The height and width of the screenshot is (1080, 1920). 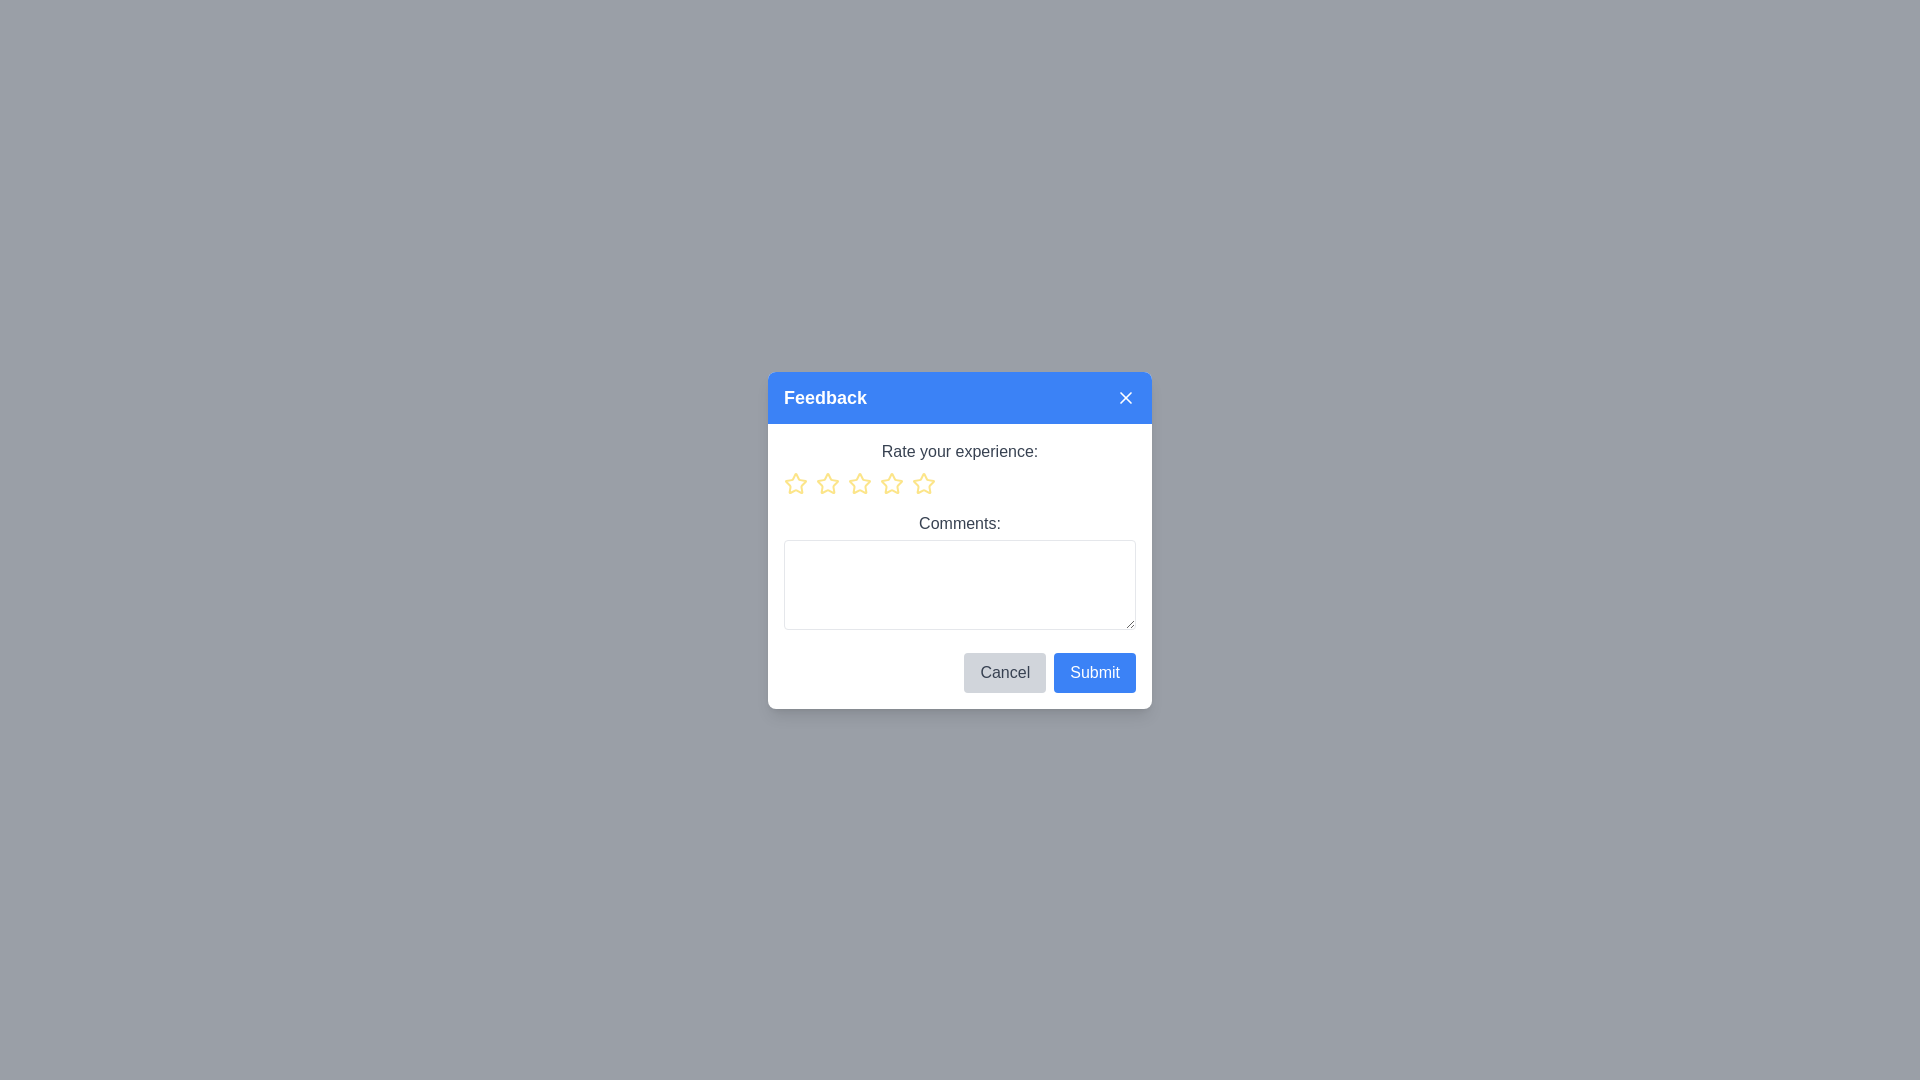 I want to click on the cancellation button located towards the bottom-right of the feedback modal, so click(x=1005, y=672).